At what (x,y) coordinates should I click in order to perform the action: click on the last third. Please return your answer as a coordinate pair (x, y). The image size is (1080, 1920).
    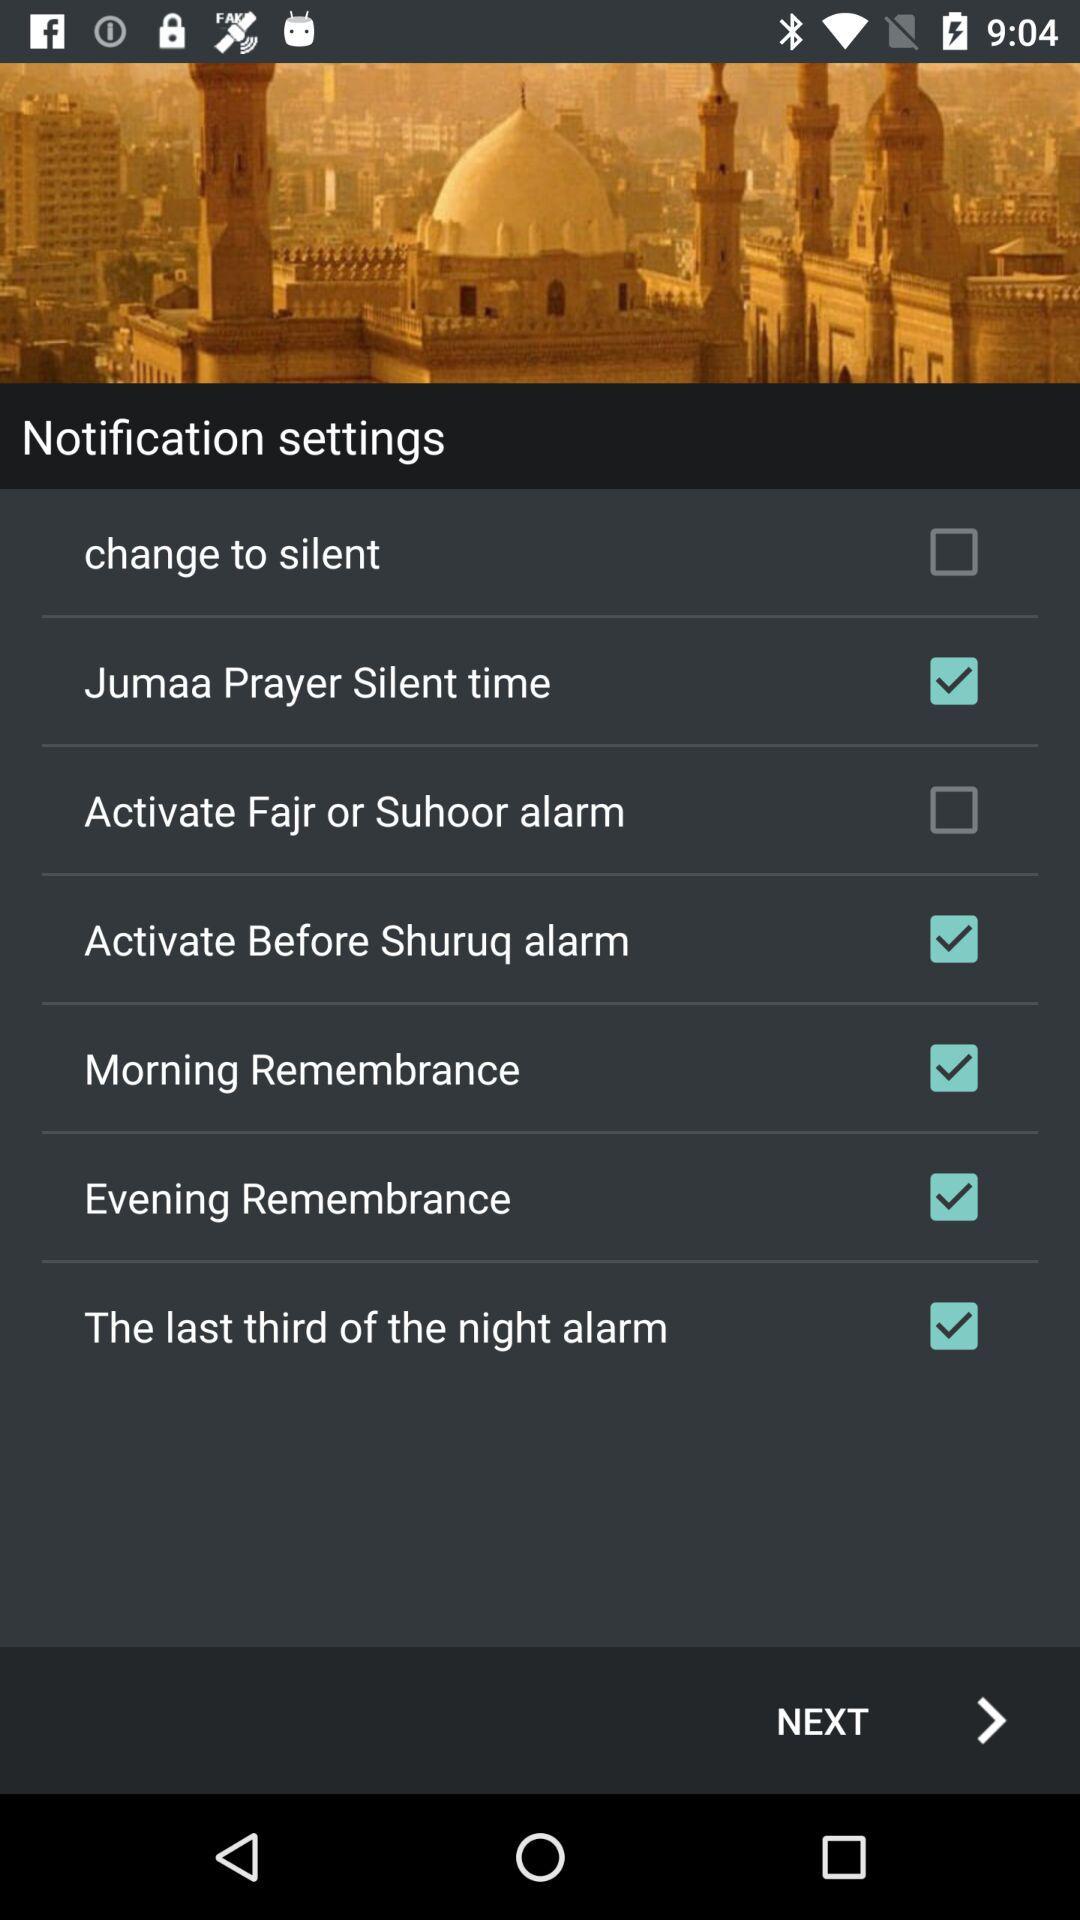
    Looking at the image, I should click on (540, 1325).